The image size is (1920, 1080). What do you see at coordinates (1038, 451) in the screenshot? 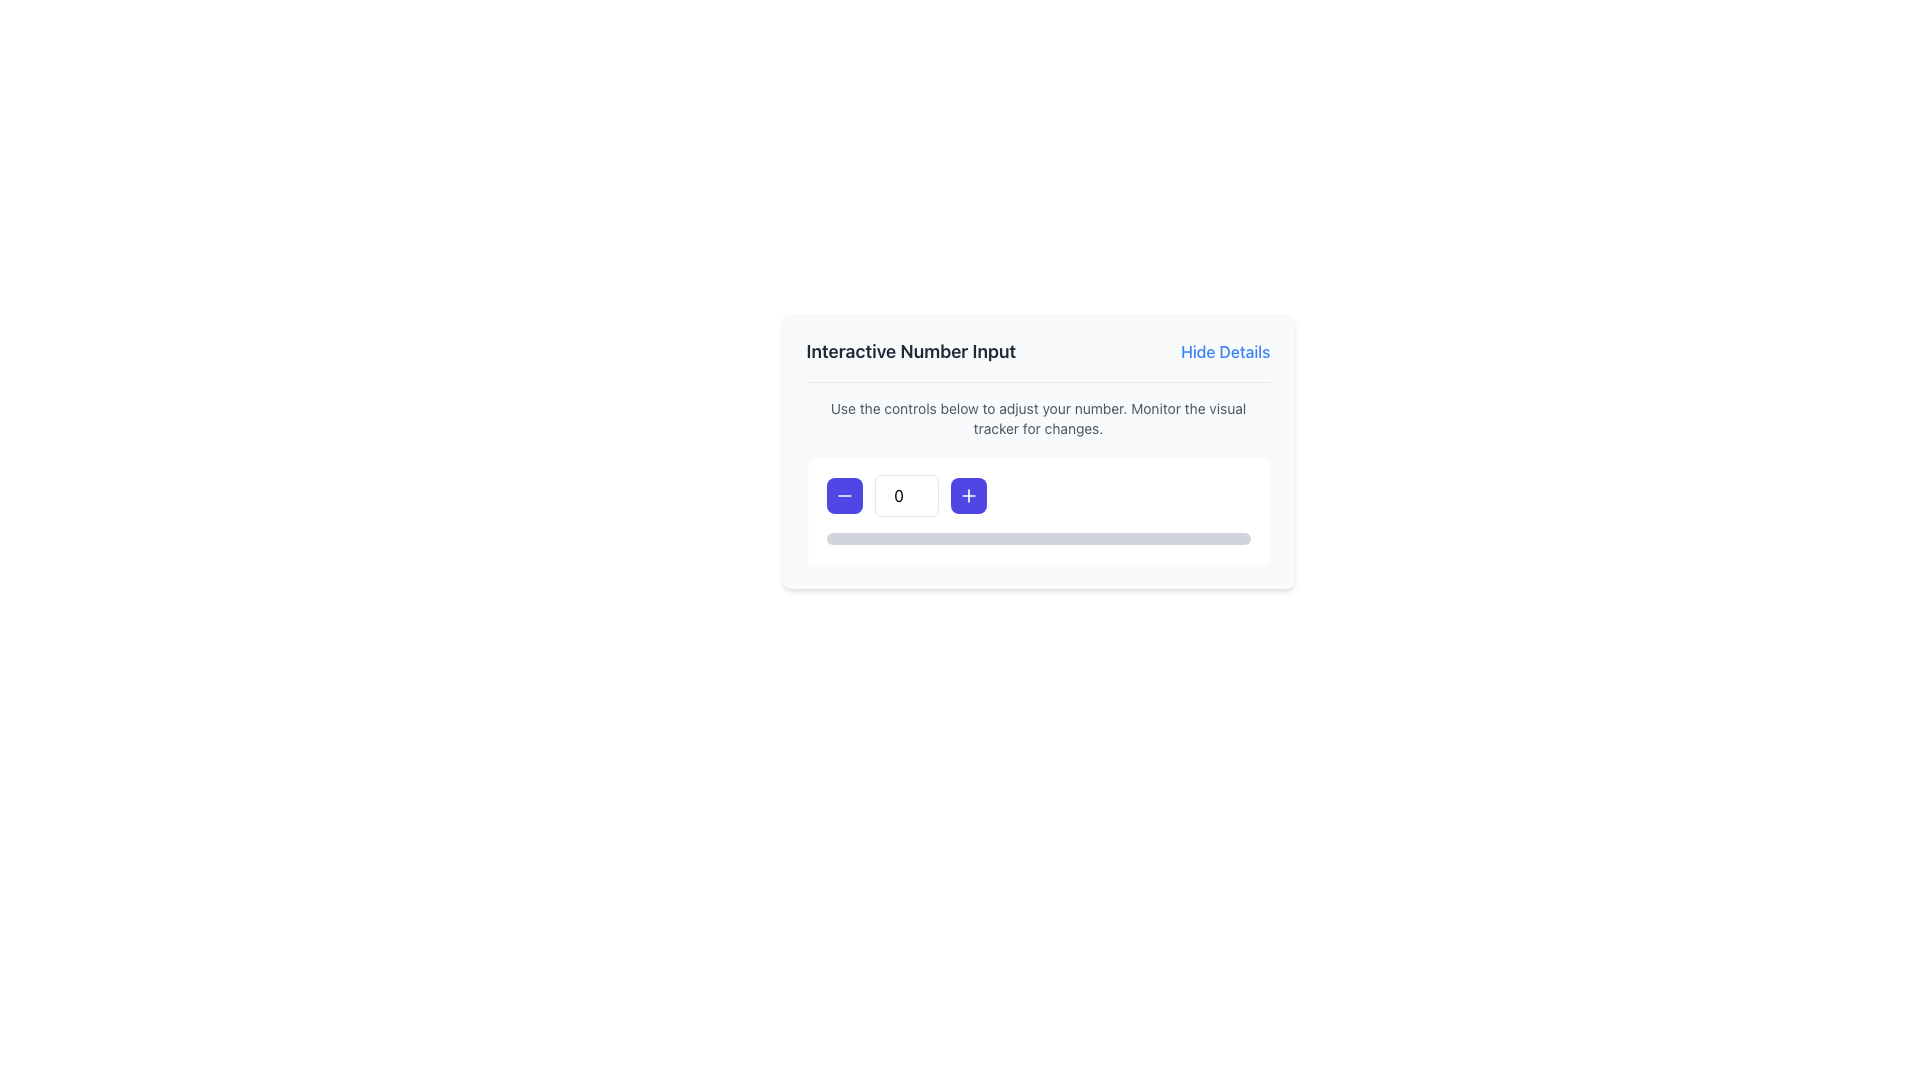
I see `the interactive controls of the 'Interactive Number Input' component, which includes the decrement button, number input box, and increment button` at bounding box center [1038, 451].